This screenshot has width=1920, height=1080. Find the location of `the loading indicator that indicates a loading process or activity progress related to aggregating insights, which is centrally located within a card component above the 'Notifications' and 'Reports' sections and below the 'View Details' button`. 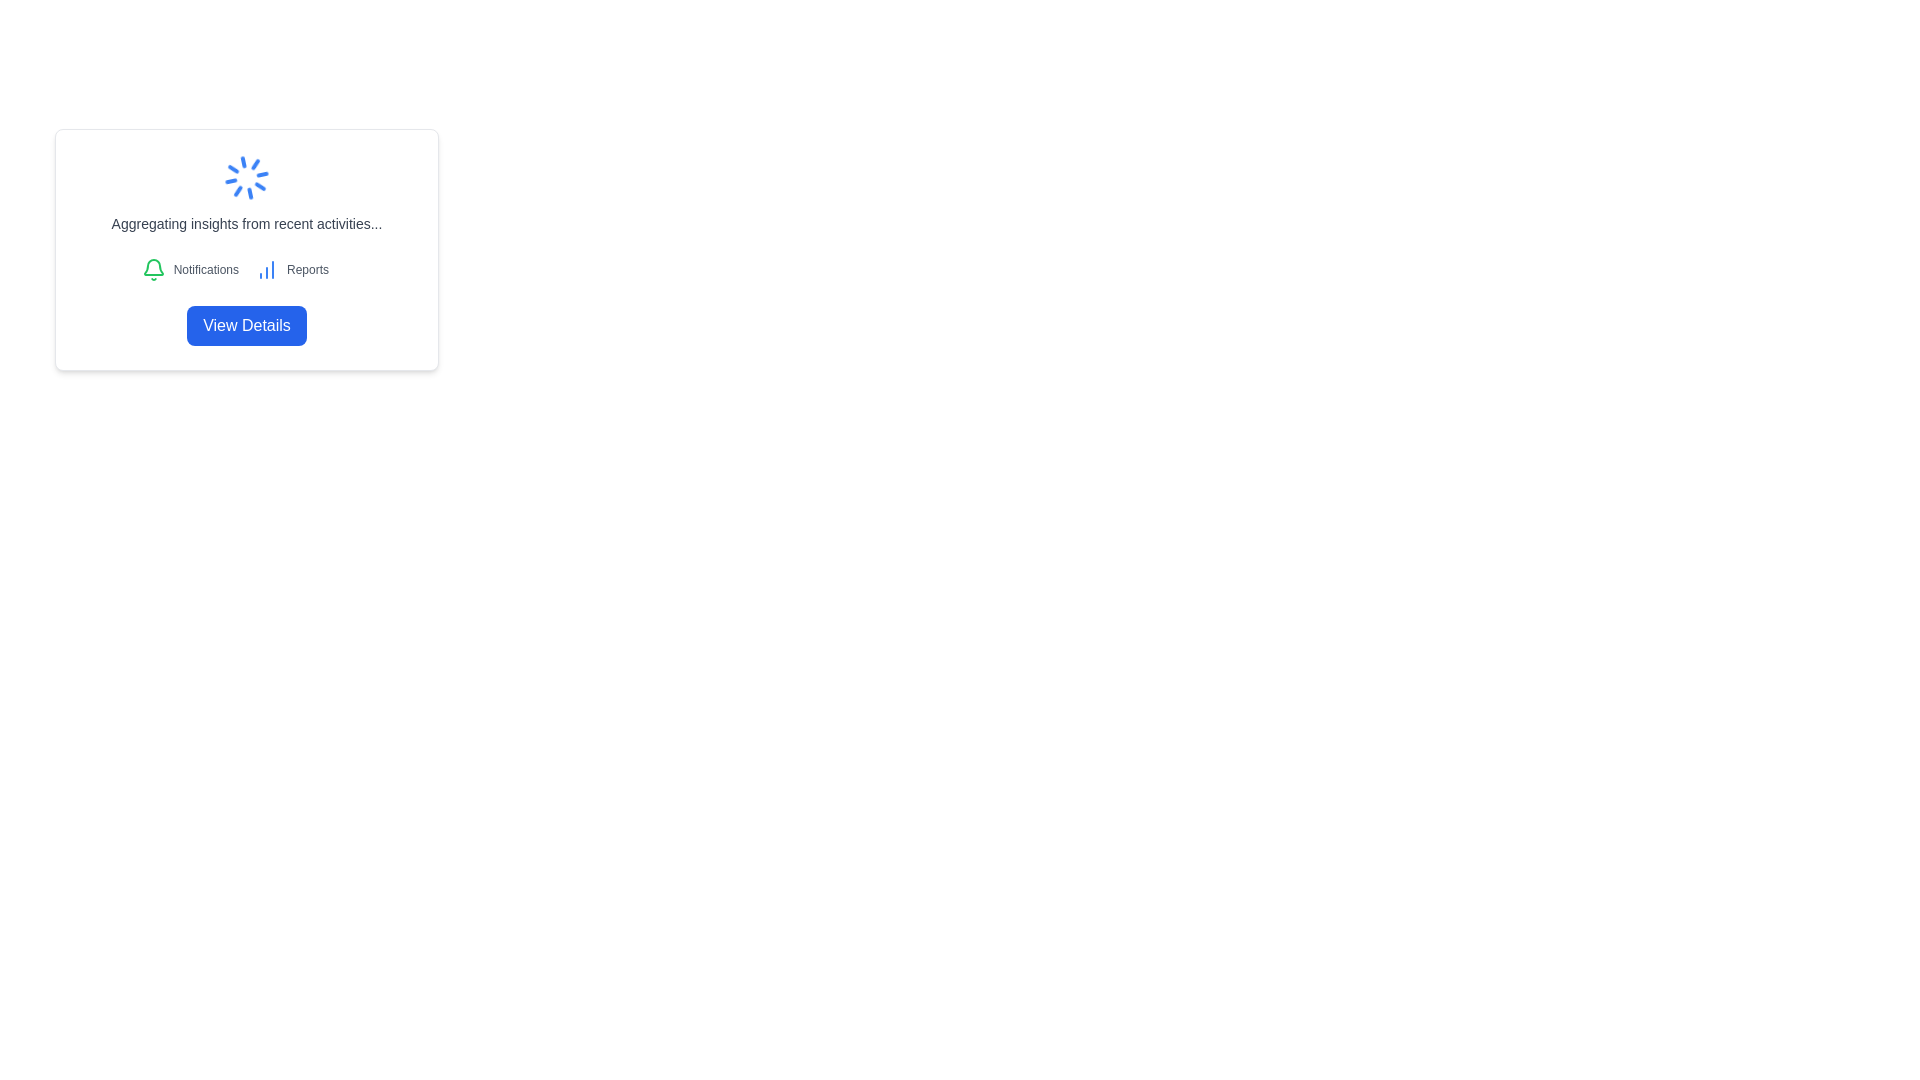

the loading indicator that indicates a loading process or activity progress related to aggregating insights, which is centrally located within a card component above the 'Notifications' and 'Reports' sections and below the 'View Details' button is located at coordinates (245, 193).